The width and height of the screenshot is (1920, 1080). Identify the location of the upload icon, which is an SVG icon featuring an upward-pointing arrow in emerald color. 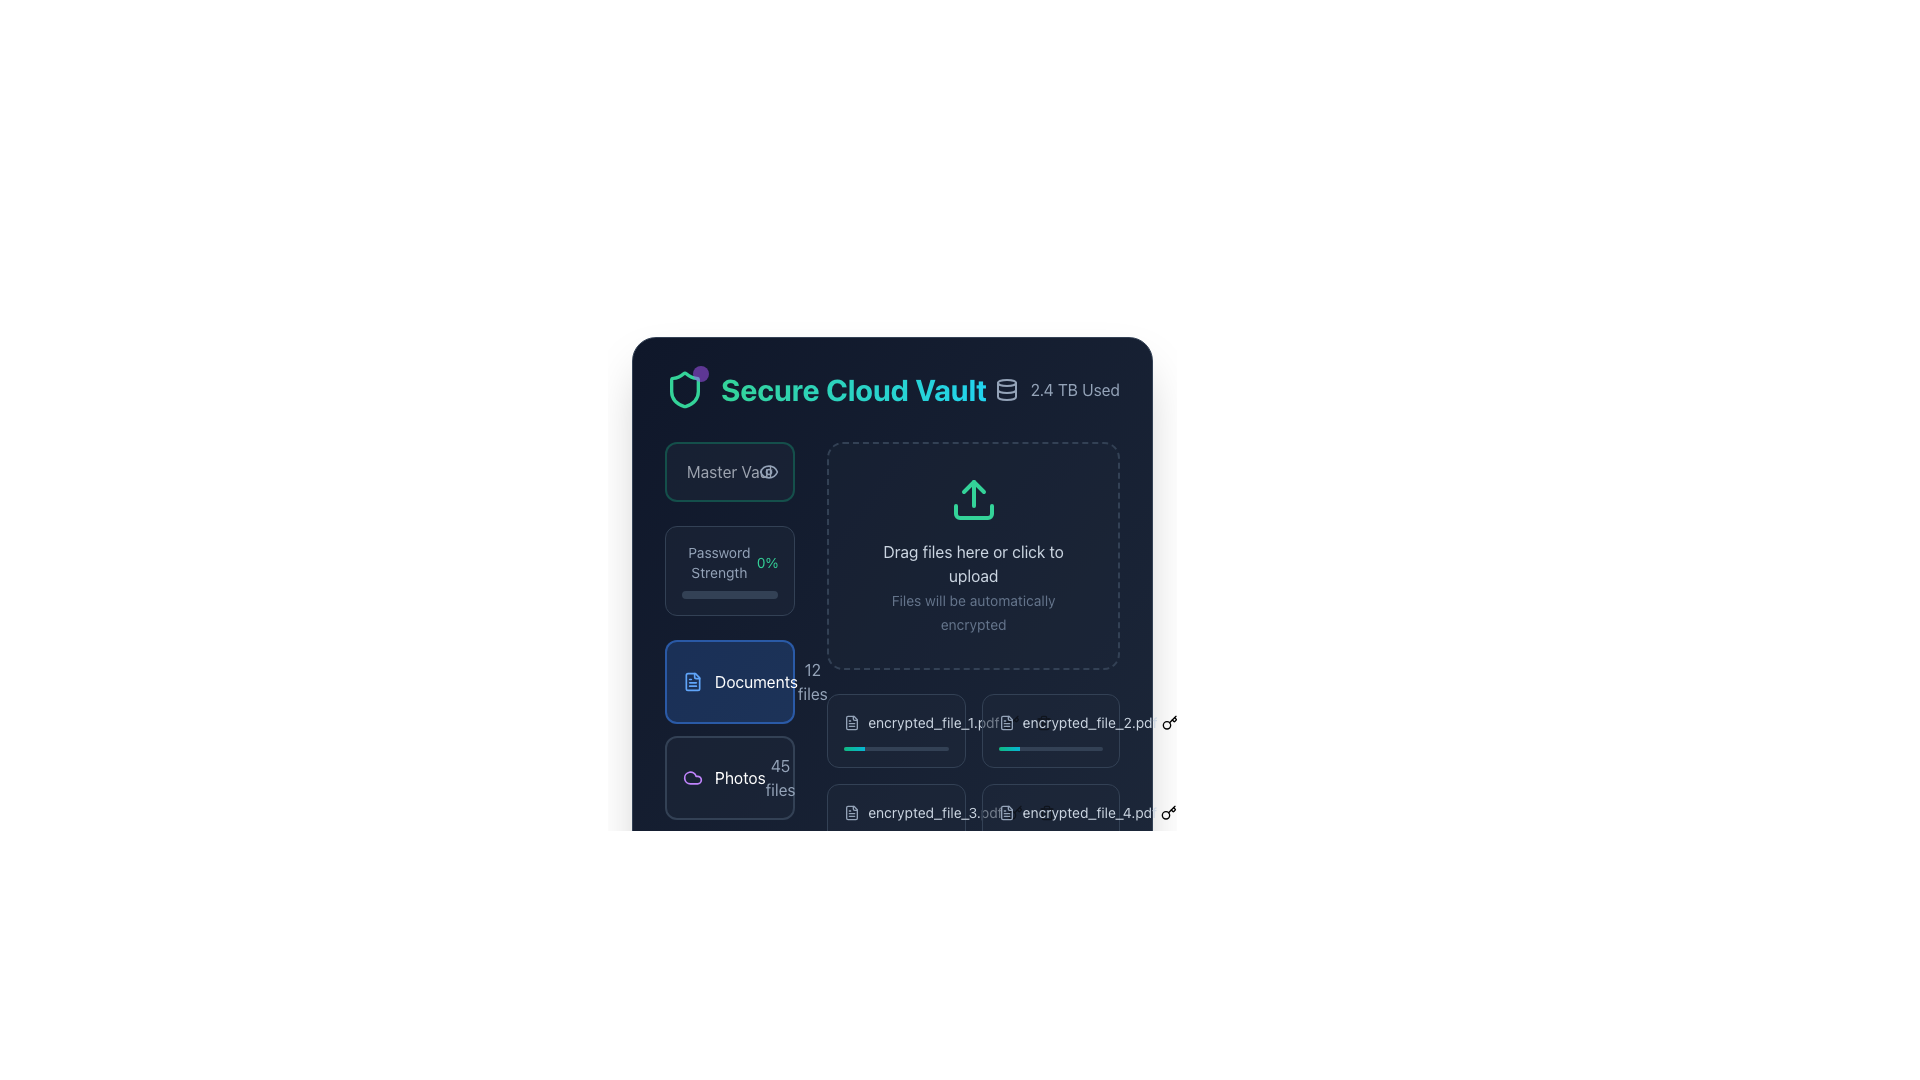
(973, 499).